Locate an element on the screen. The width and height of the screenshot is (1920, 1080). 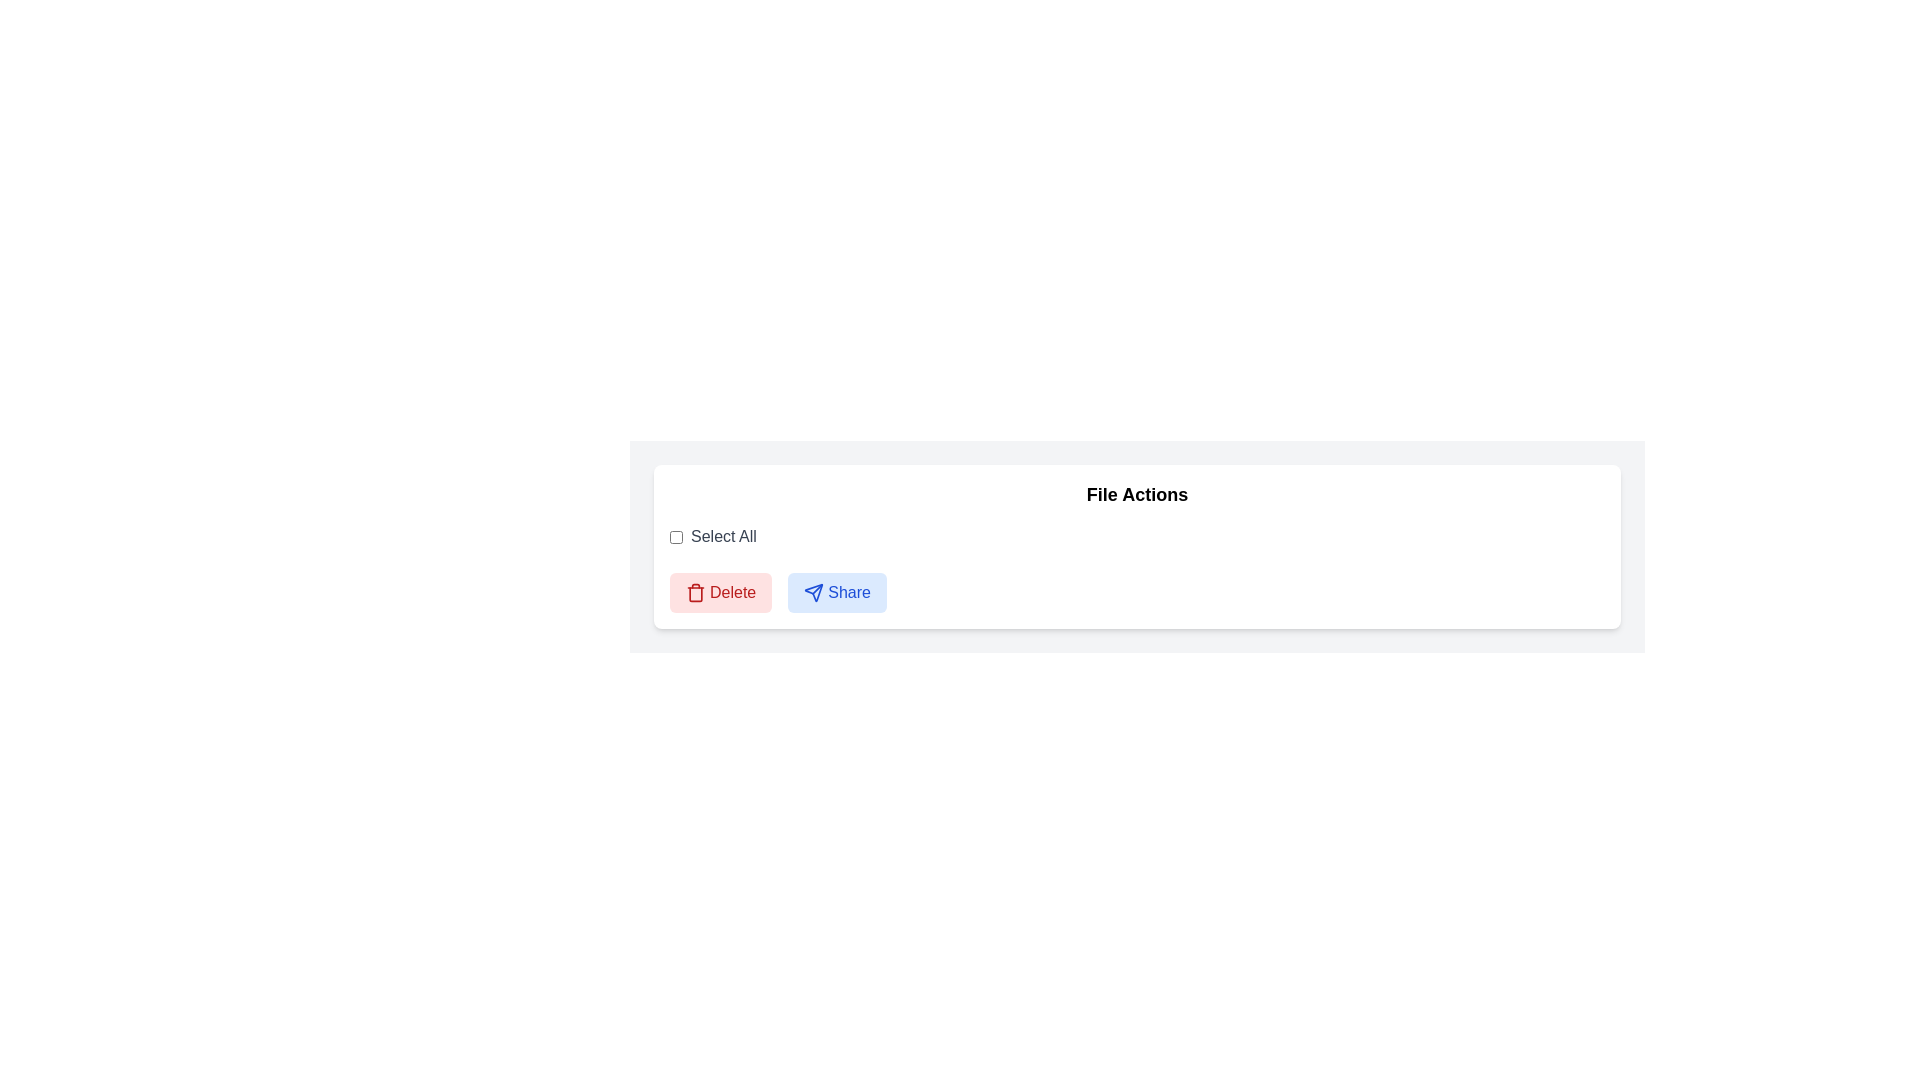
the checkbox located to the left of the 'Select All' label is located at coordinates (676, 535).